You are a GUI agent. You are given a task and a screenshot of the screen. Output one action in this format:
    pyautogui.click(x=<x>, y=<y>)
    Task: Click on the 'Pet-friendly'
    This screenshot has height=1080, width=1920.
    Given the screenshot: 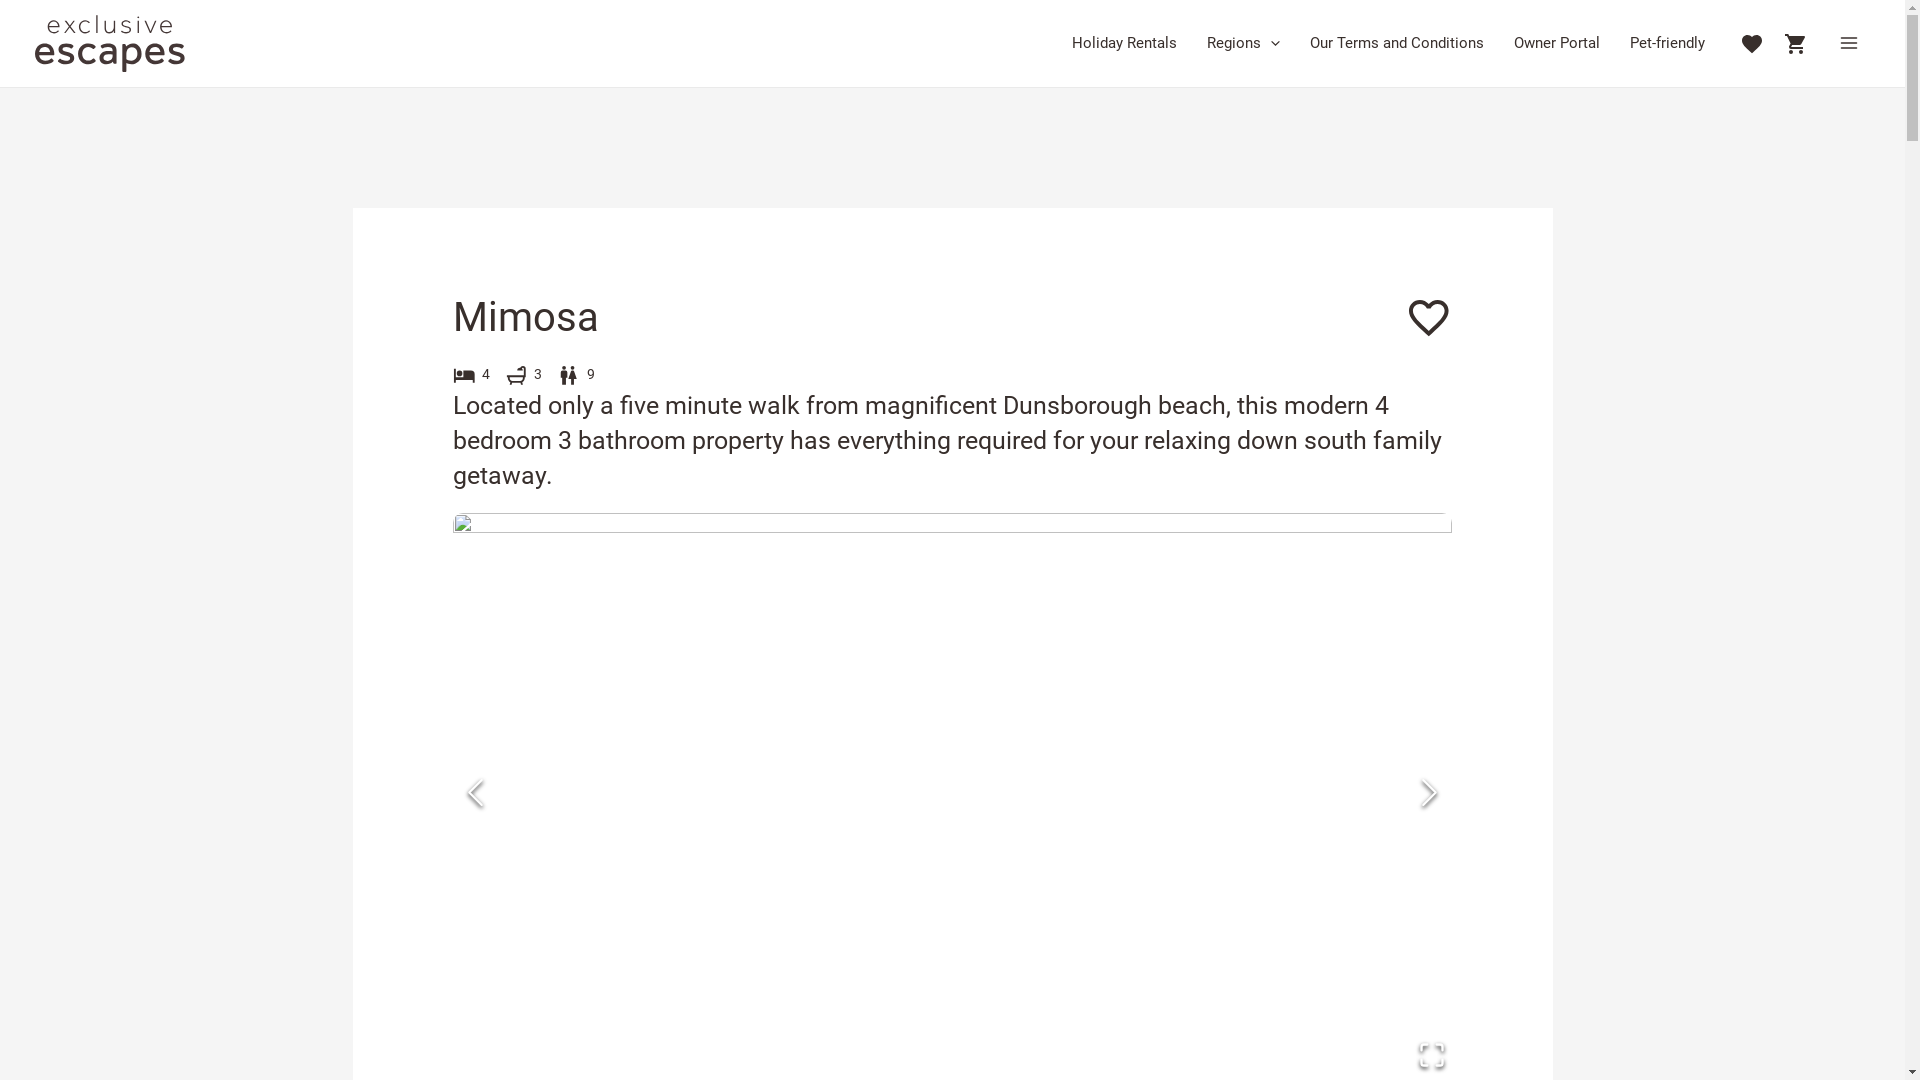 What is the action you would take?
    pyautogui.click(x=1666, y=42)
    